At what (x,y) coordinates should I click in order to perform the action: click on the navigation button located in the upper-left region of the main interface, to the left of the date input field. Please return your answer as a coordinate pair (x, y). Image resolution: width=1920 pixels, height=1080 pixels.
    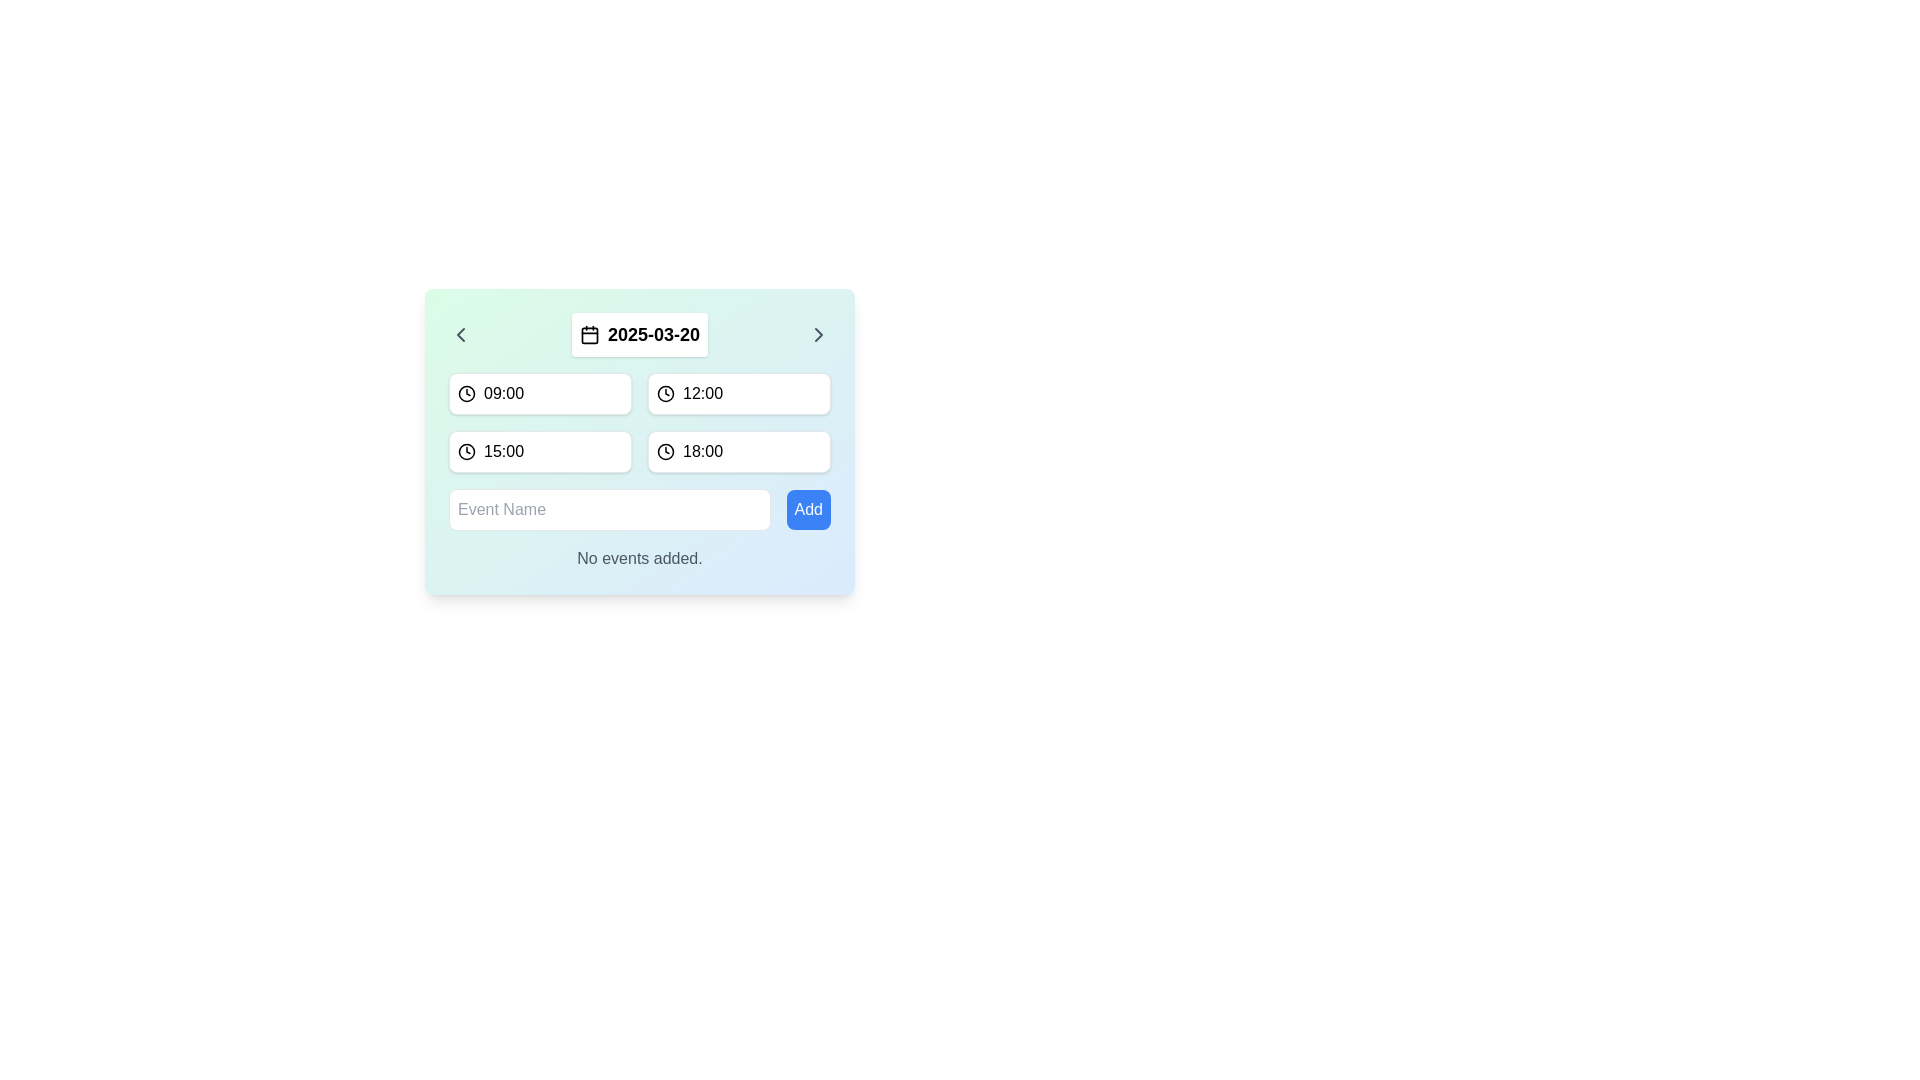
    Looking at the image, I should click on (459, 334).